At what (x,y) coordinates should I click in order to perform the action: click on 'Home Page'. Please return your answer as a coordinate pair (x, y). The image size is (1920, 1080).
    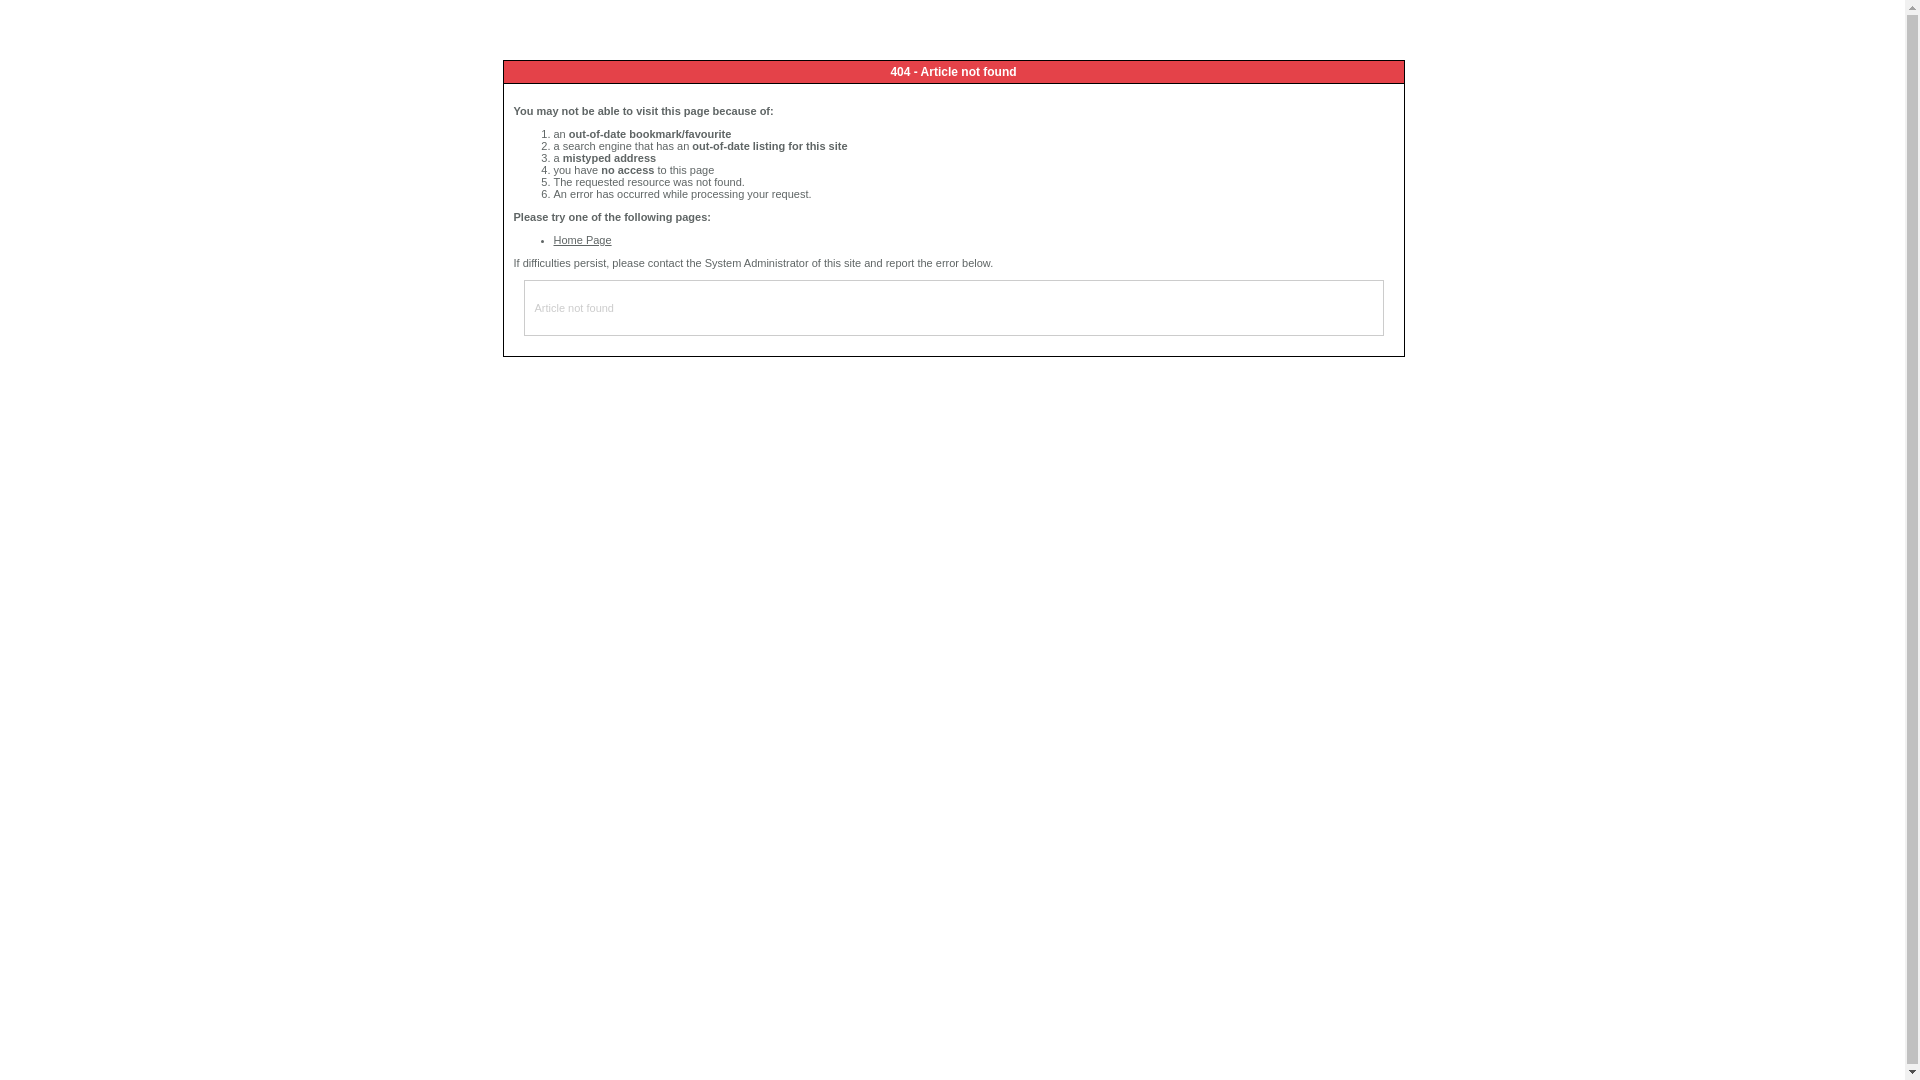
    Looking at the image, I should click on (553, 238).